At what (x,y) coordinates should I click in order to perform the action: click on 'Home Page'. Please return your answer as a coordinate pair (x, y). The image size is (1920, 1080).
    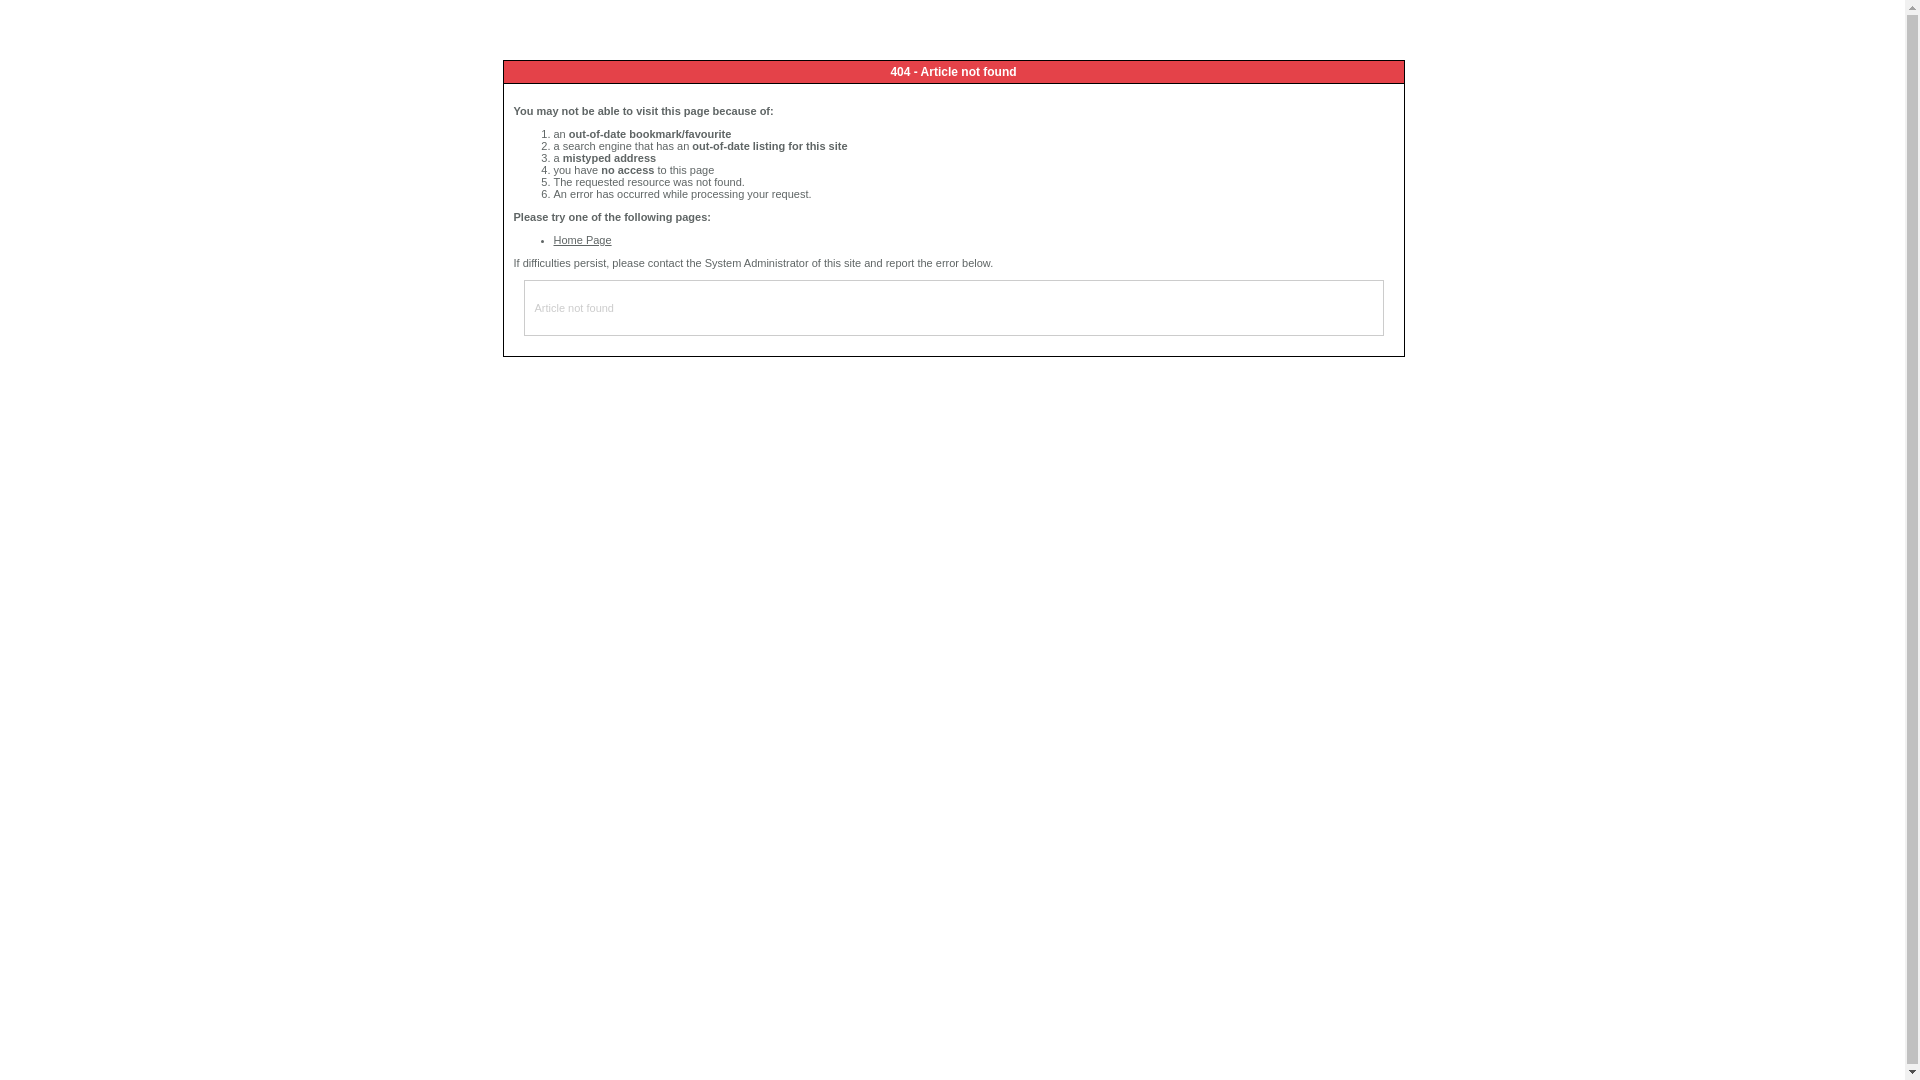
    Looking at the image, I should click on (553, 238).